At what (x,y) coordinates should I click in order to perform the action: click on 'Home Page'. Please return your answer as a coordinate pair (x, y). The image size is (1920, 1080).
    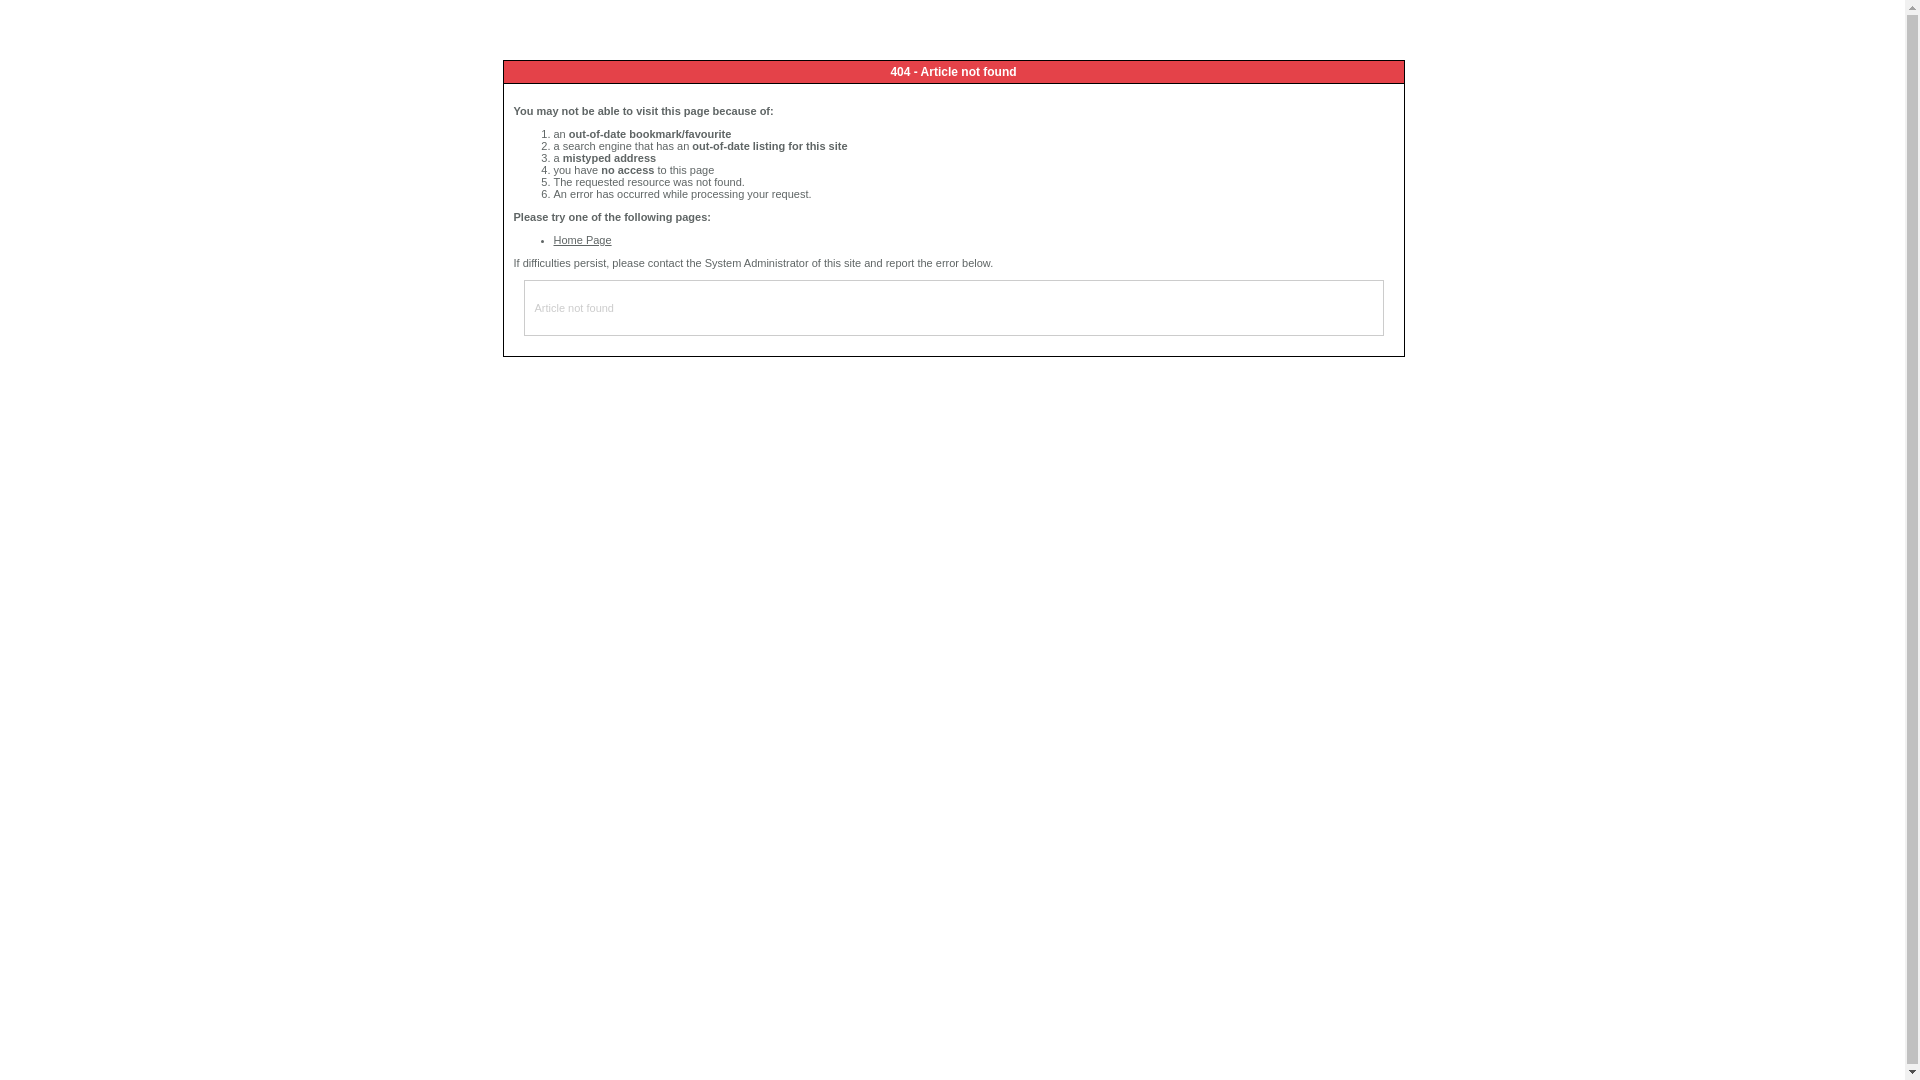
    Looking at the image, I should click on (553, 238).